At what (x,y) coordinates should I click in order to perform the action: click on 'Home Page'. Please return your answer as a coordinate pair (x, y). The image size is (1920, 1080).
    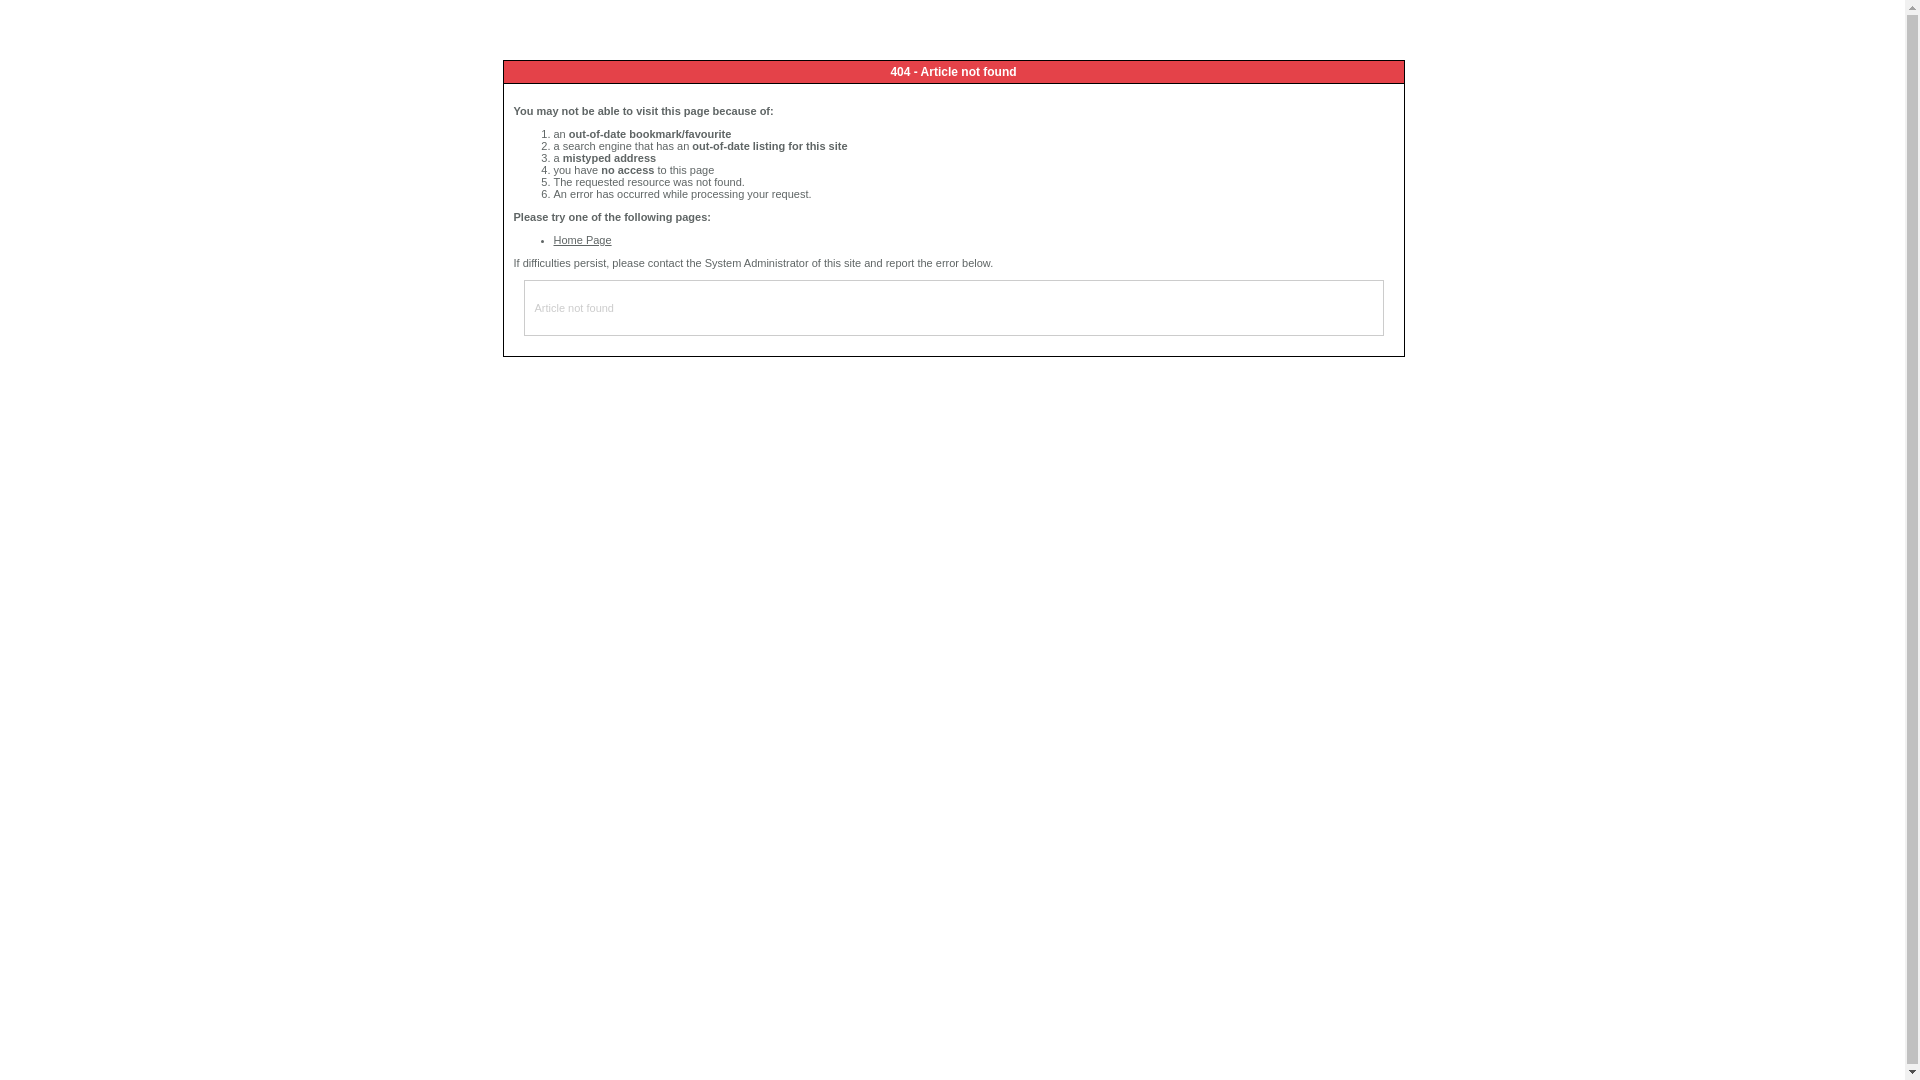
    Looking at the image, I should click on (553, 238).